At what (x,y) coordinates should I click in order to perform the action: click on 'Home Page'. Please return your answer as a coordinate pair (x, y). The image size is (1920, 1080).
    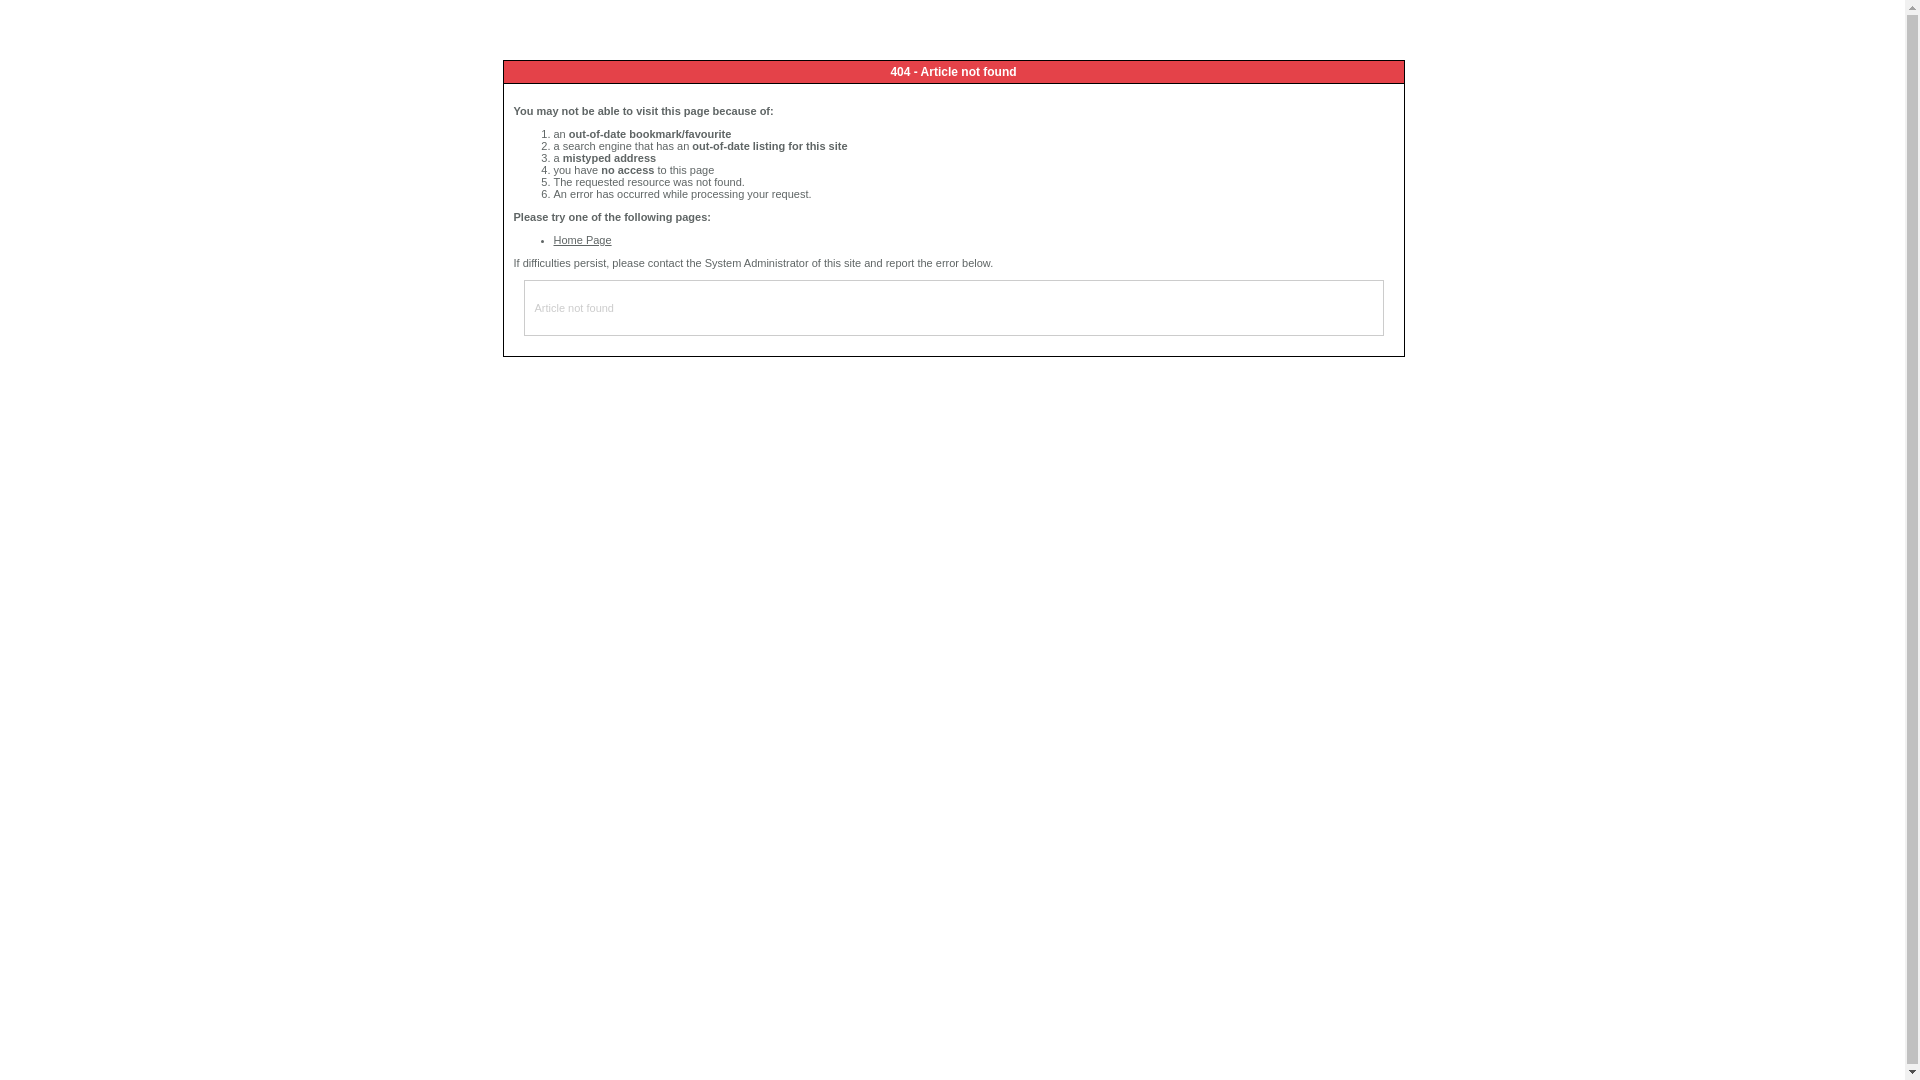
    Looking at the image, I should click on (553, 238).